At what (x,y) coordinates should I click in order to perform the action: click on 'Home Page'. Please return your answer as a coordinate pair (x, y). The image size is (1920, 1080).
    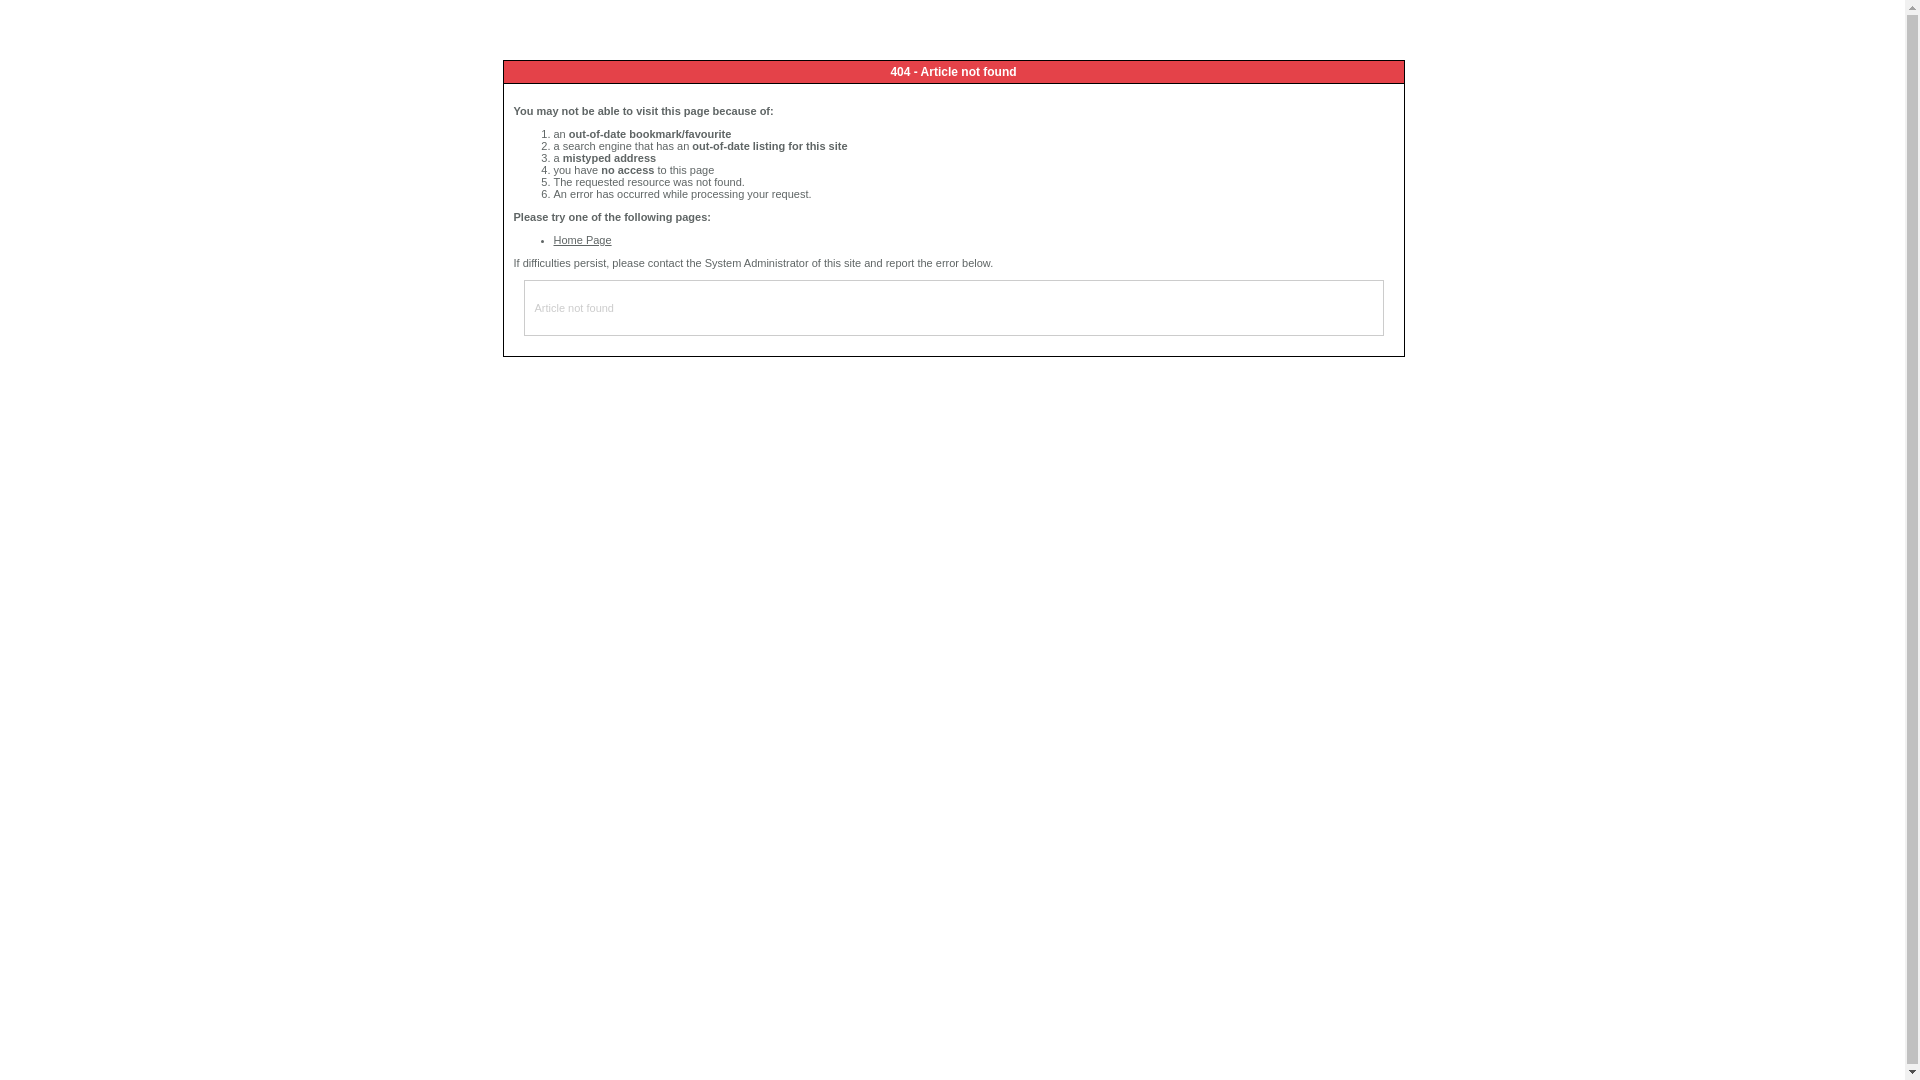
    Looking at the image, I should click on (553, 238).